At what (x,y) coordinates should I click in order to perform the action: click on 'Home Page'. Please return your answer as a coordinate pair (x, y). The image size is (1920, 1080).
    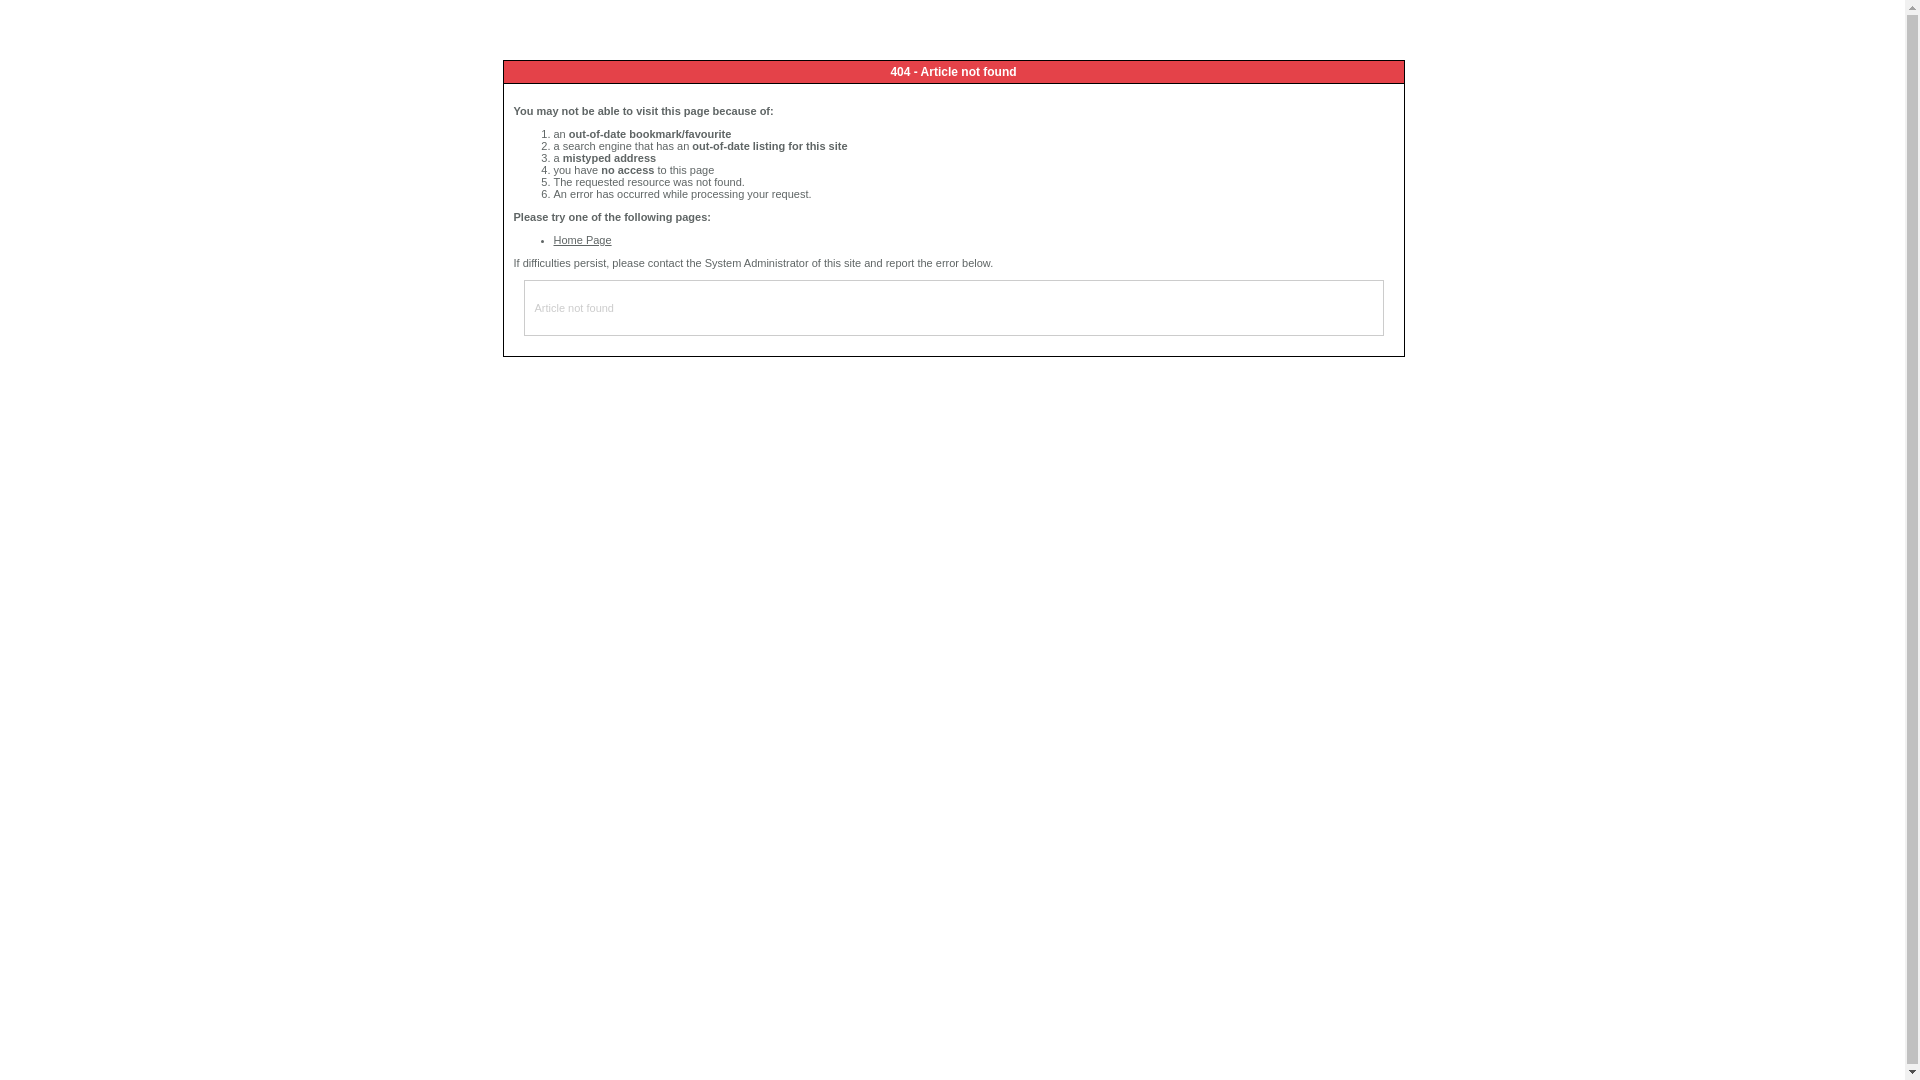
    Looking at the image, I should click on (553, 238).